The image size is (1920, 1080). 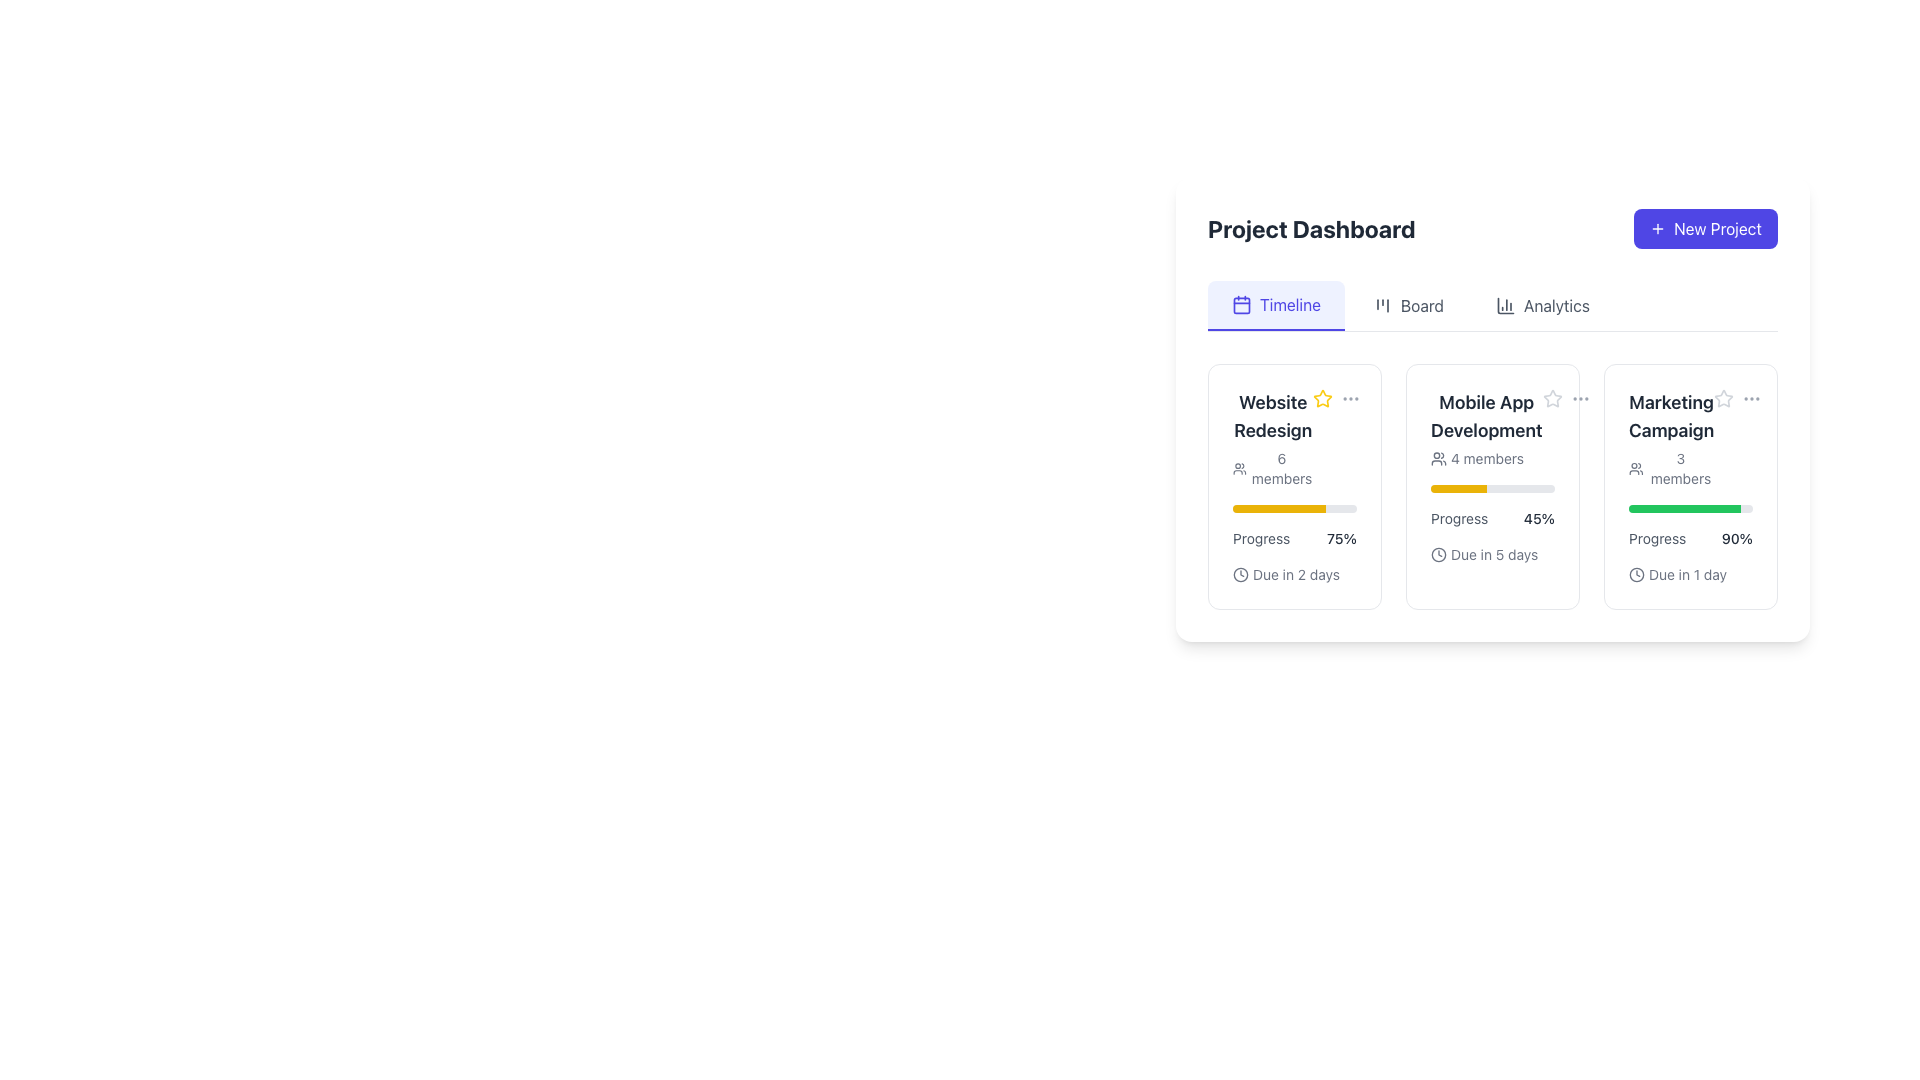 What do you see at coordinates (1295, 508) in the screenshot?
I see `the progress bar representing 75% completion of the 'Website Redesign' process, located within the first card section` at bounding box center [1295, 508].